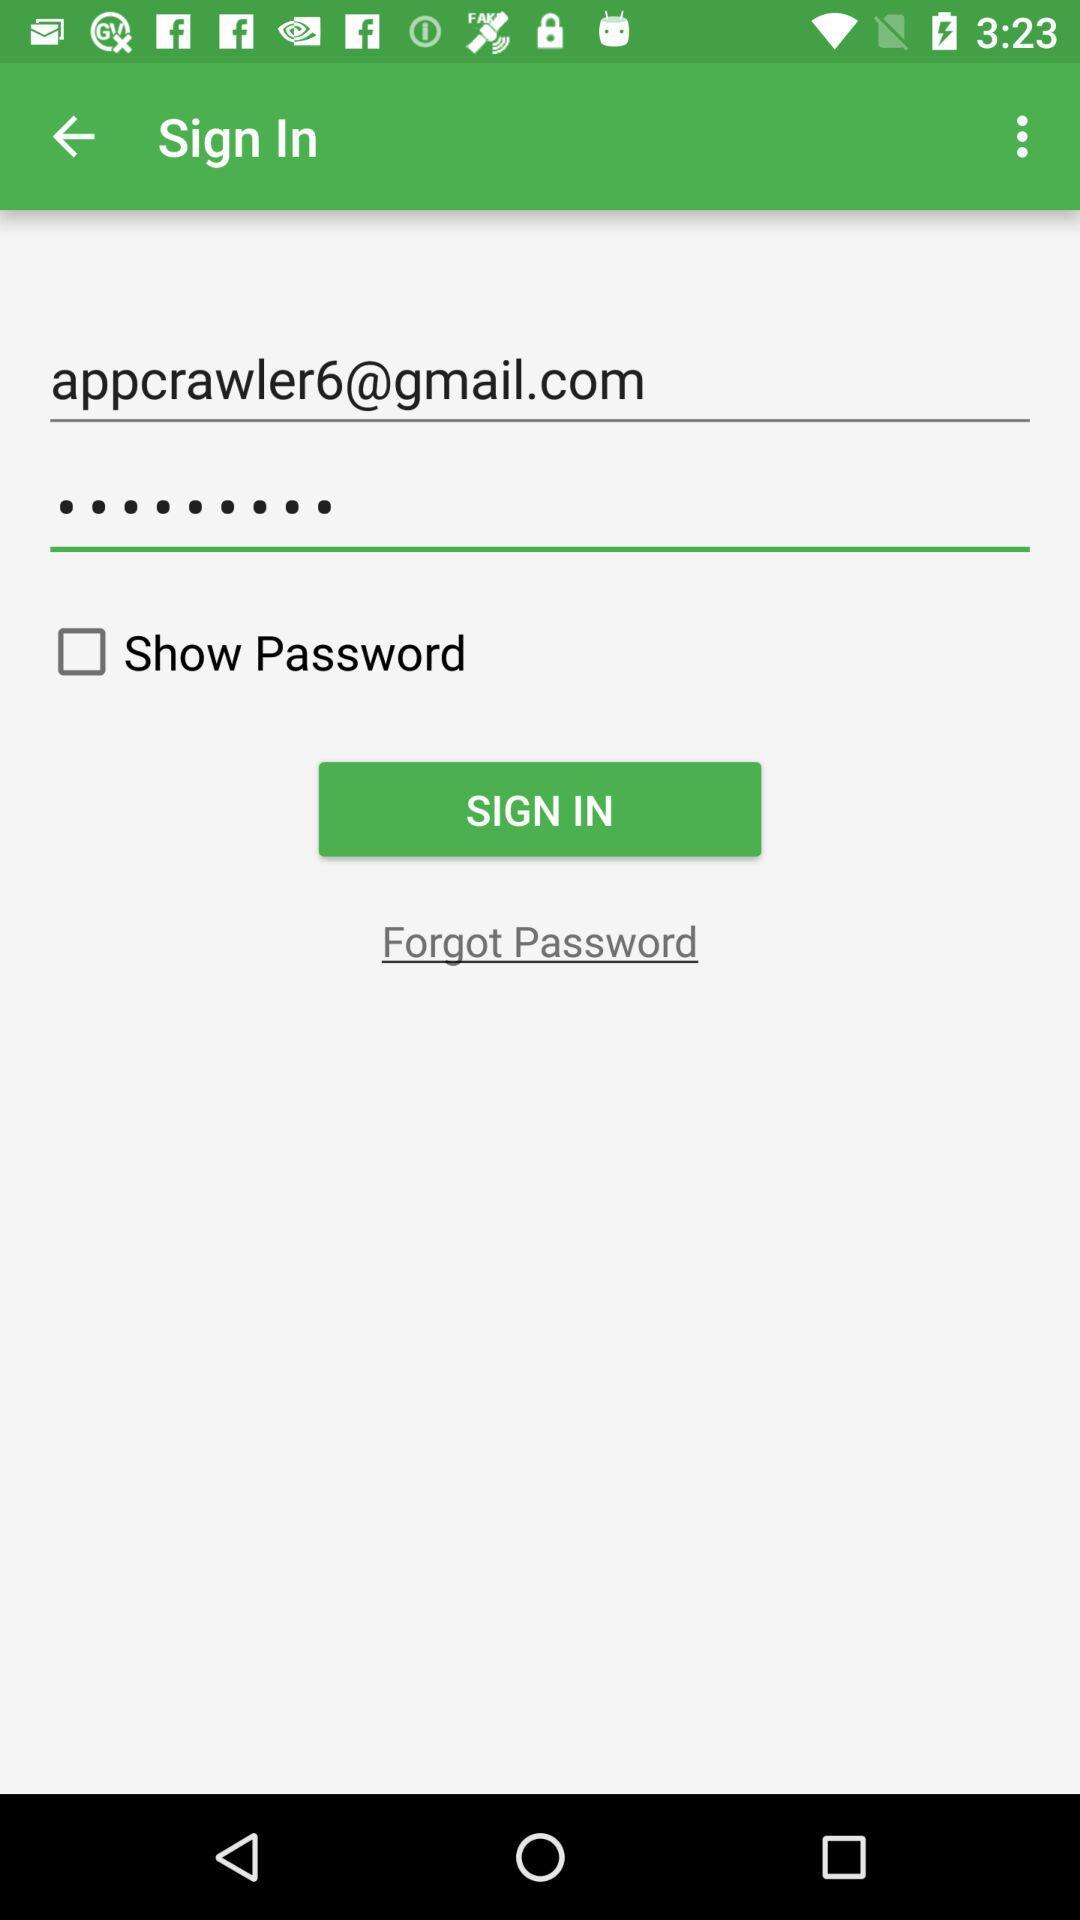 The width and height of the screenshot is (1080, 1920). Describe the element at coordinates (540, 506) in the screenshot. I see `icon above the show password` at that location.